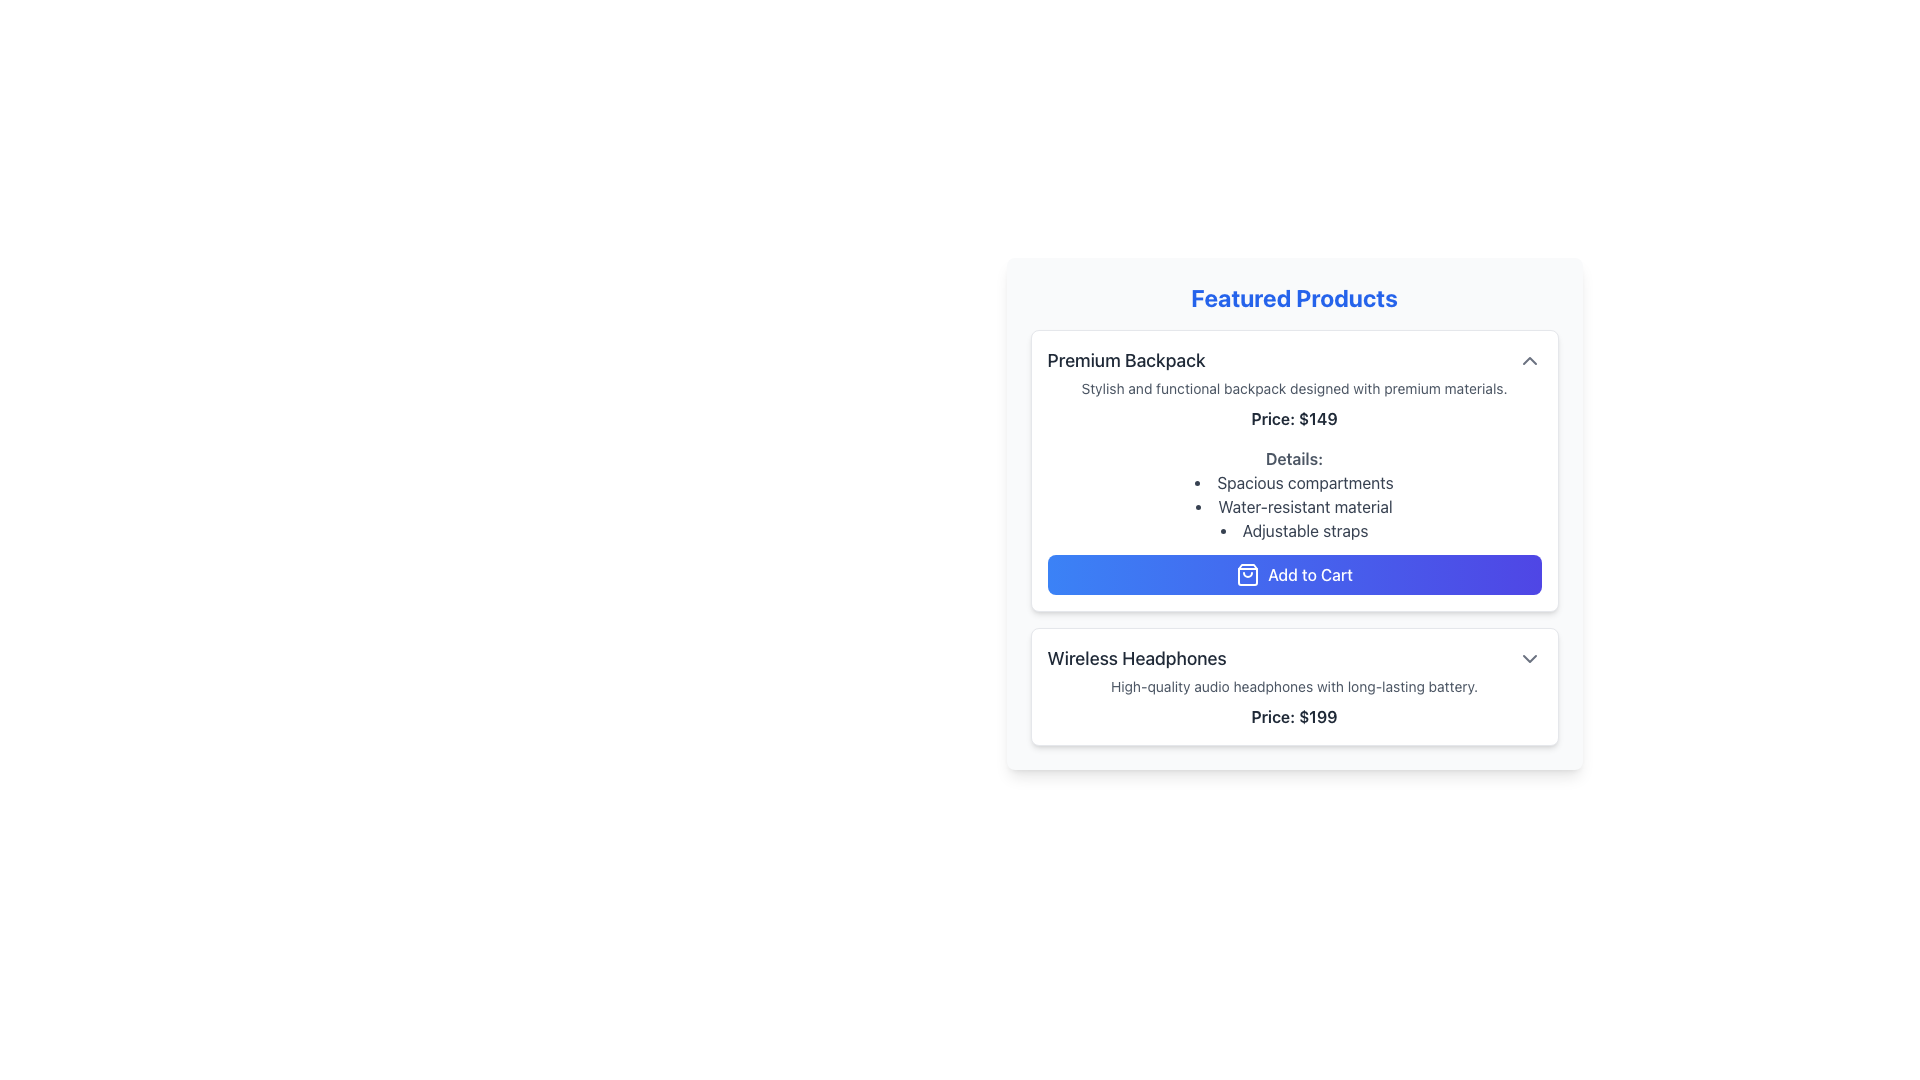  What do you see at coordinates (1294, 530) in the screenshot?
I see `the third bullet point in the 'Details' section of the 'Premium Backpack' product card which highlights the feature of adjustable straps` at bounding box center [1294, 530].